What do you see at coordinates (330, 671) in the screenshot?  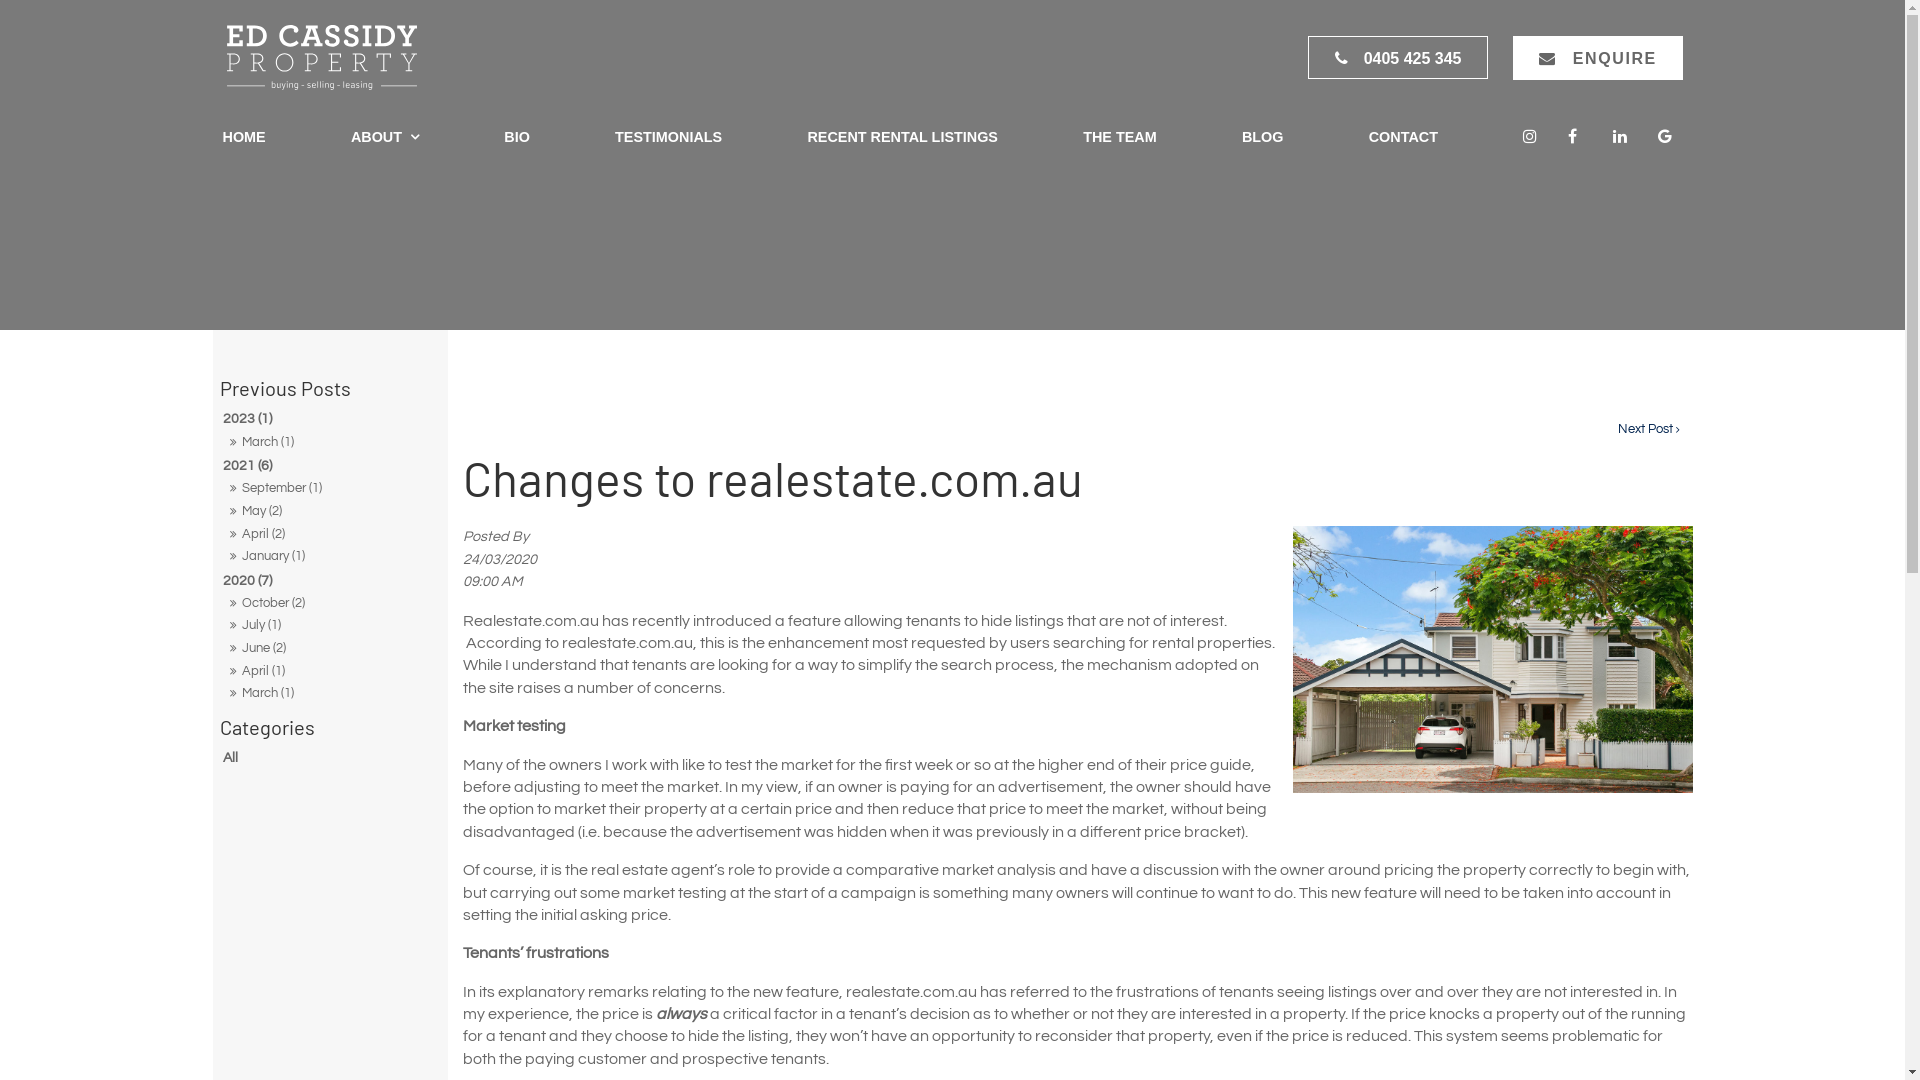 I see `'April (1)'` at bounding box center [330, 671].